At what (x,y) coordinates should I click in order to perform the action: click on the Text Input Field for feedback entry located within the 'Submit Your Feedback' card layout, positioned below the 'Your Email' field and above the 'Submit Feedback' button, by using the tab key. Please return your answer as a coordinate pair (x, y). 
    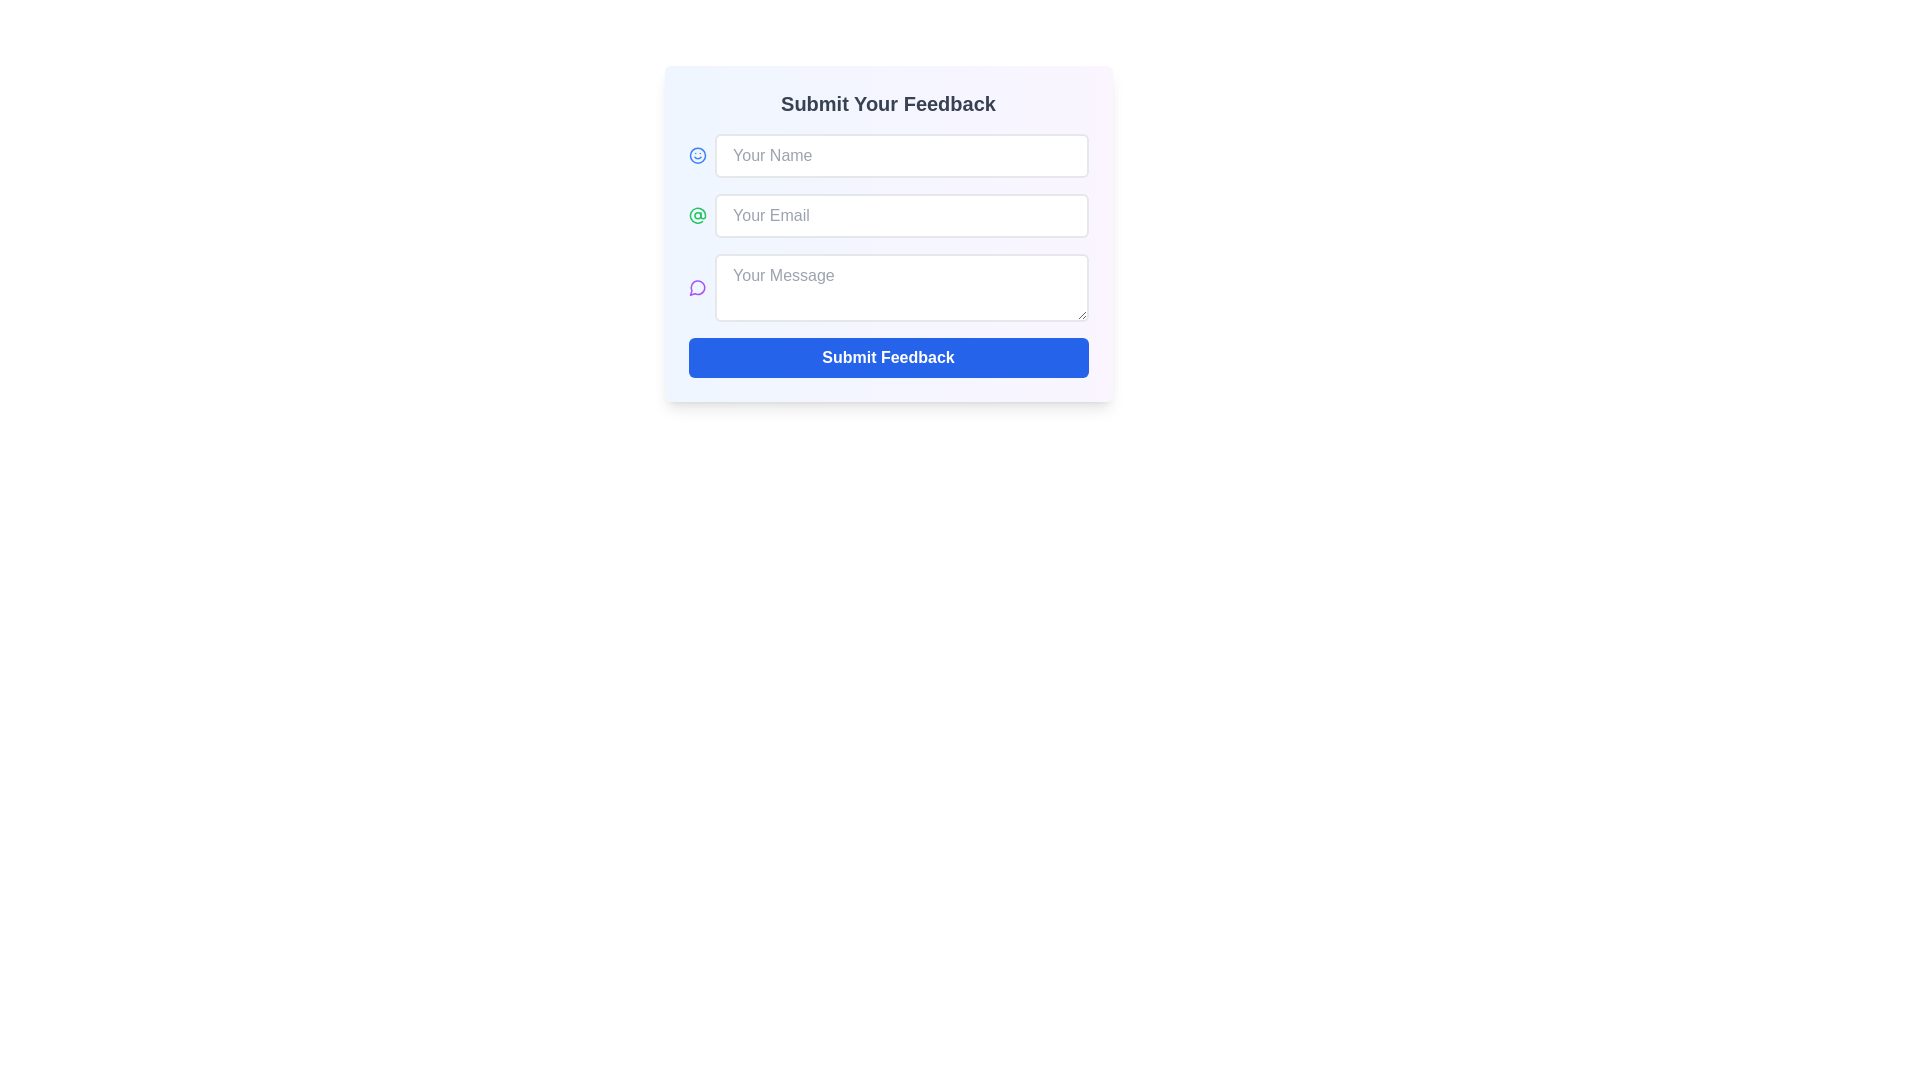
    Looking at the image, I should click on (887, 254).